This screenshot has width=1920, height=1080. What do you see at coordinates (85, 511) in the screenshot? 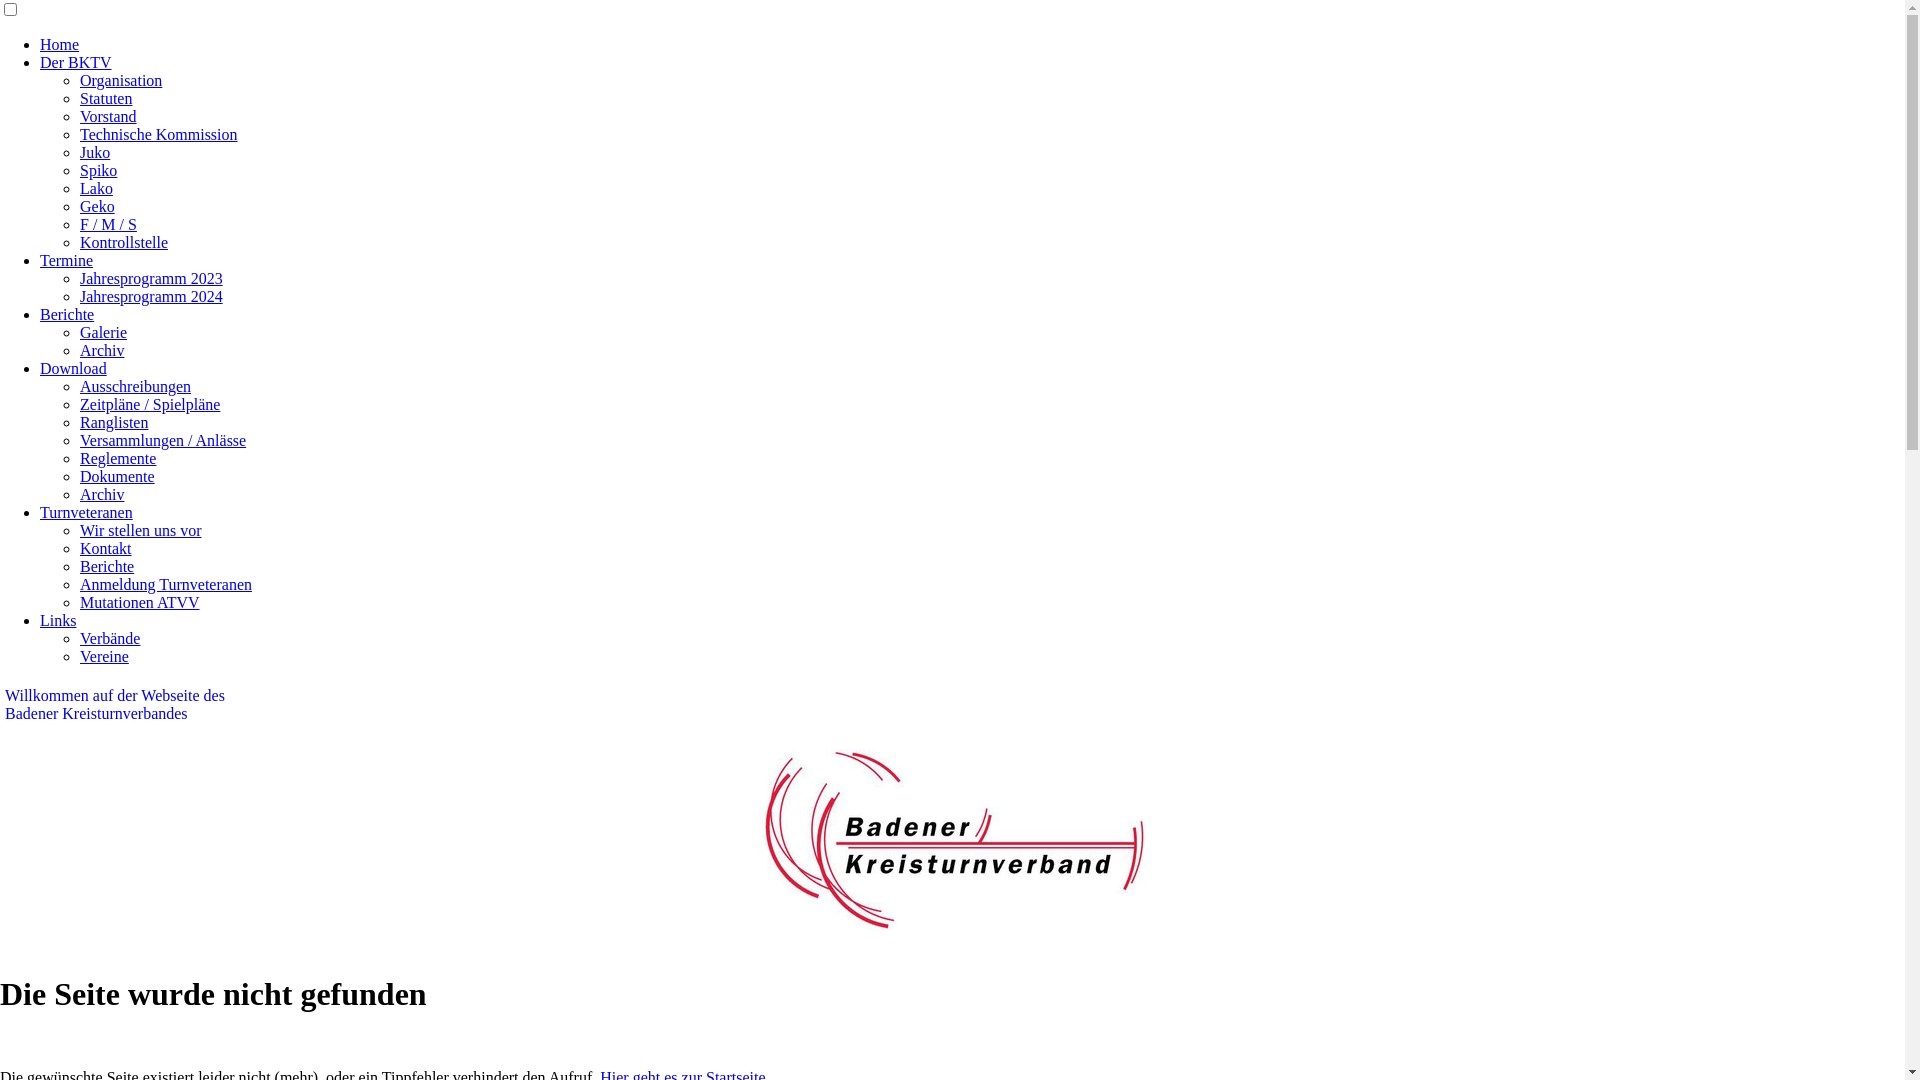
I see `'Turnveteranen'` at bounding box center [85, 511].